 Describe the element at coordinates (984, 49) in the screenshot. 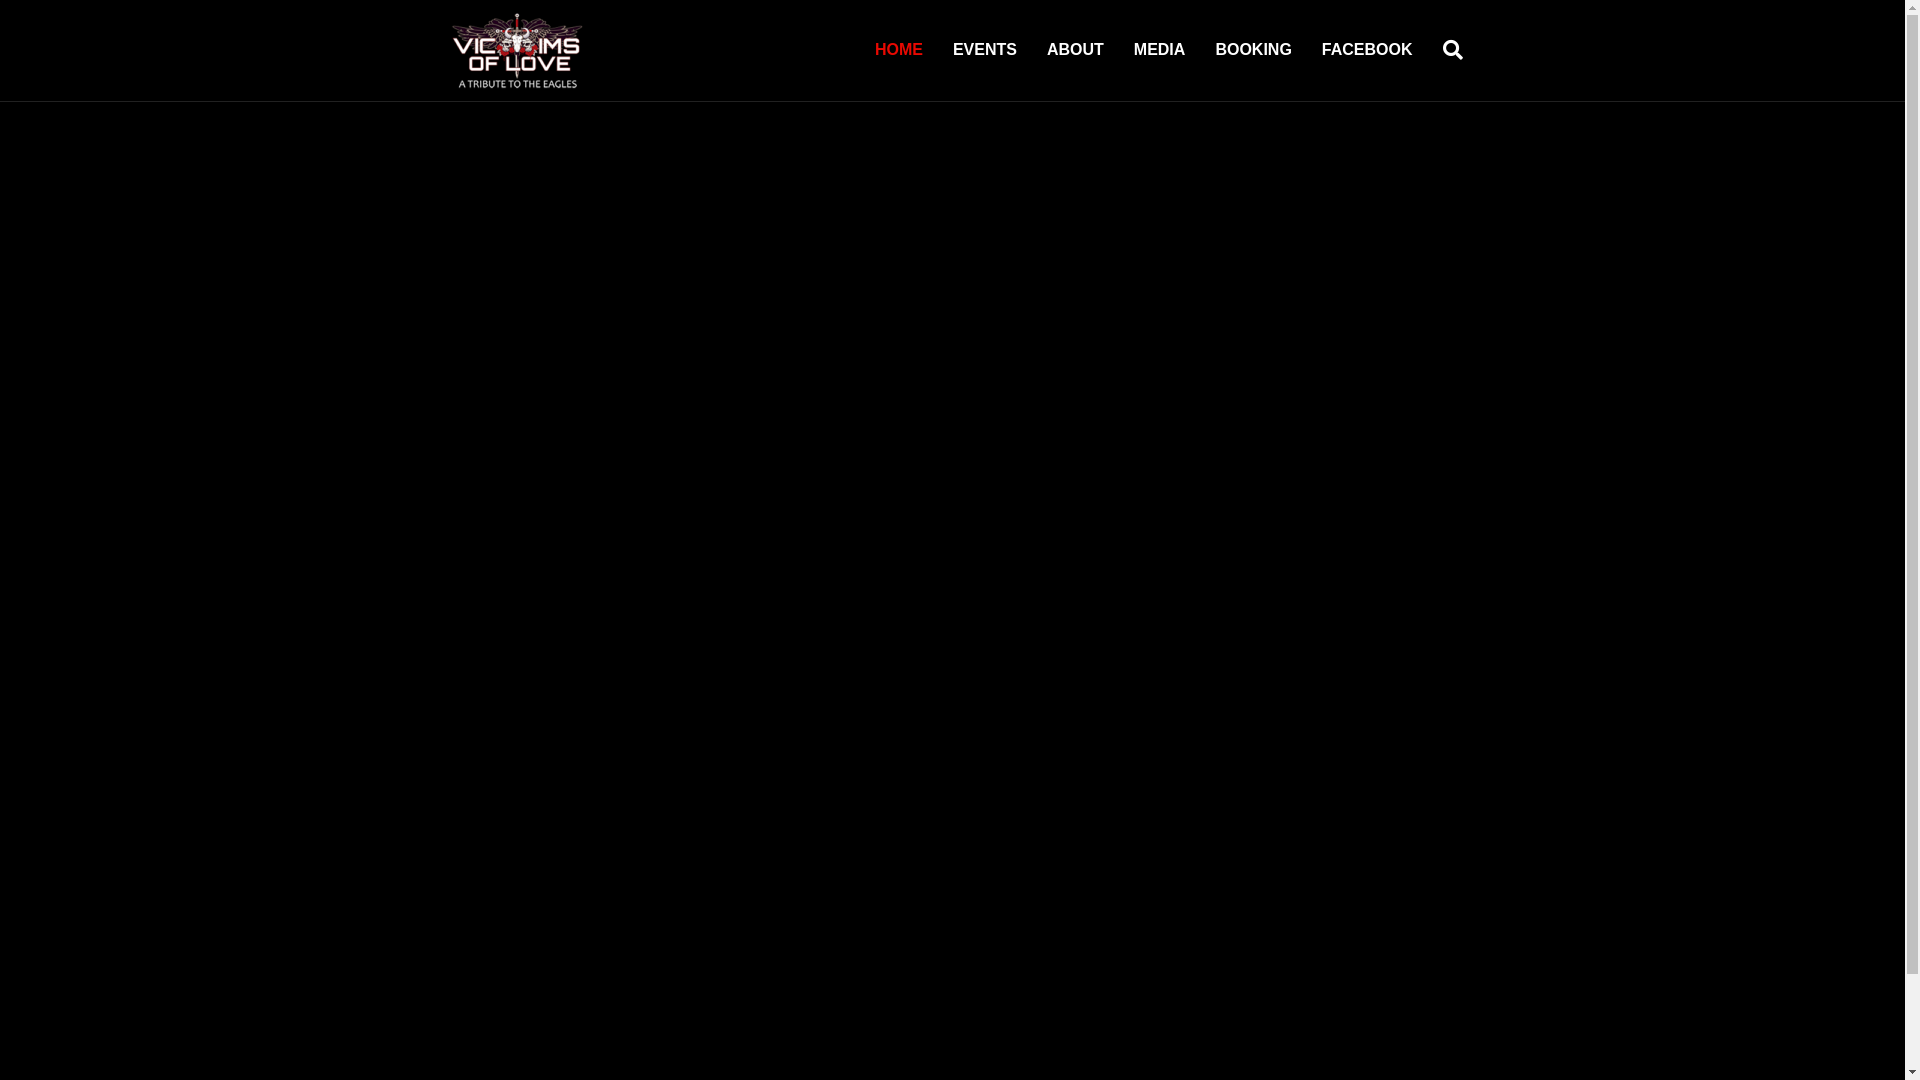

I see `'EVENTS'` at that location.